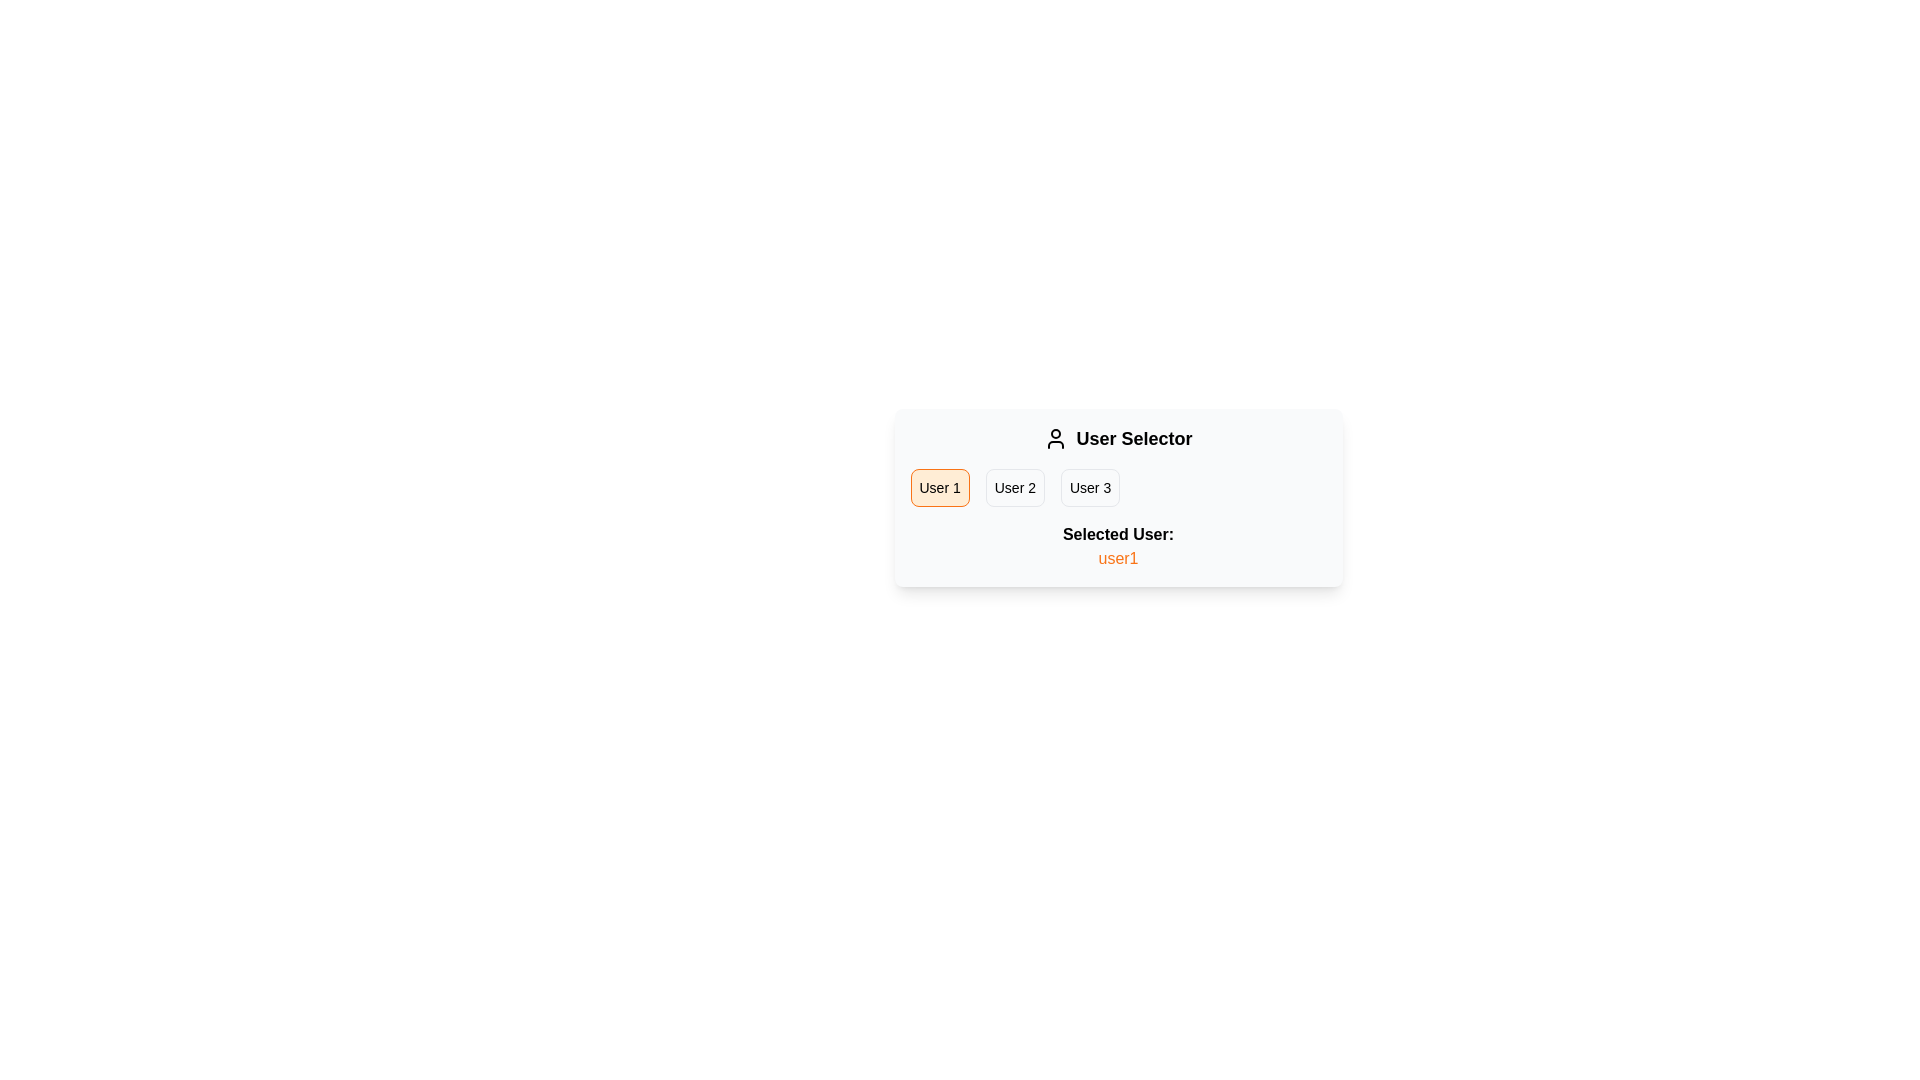 The width and height of the screenshot is (1920, 1080). What do you see at coordinates (1015, 488) in the screenshot?
I see `the button labeled 'User 2'` at bounding box center [1015, 488].